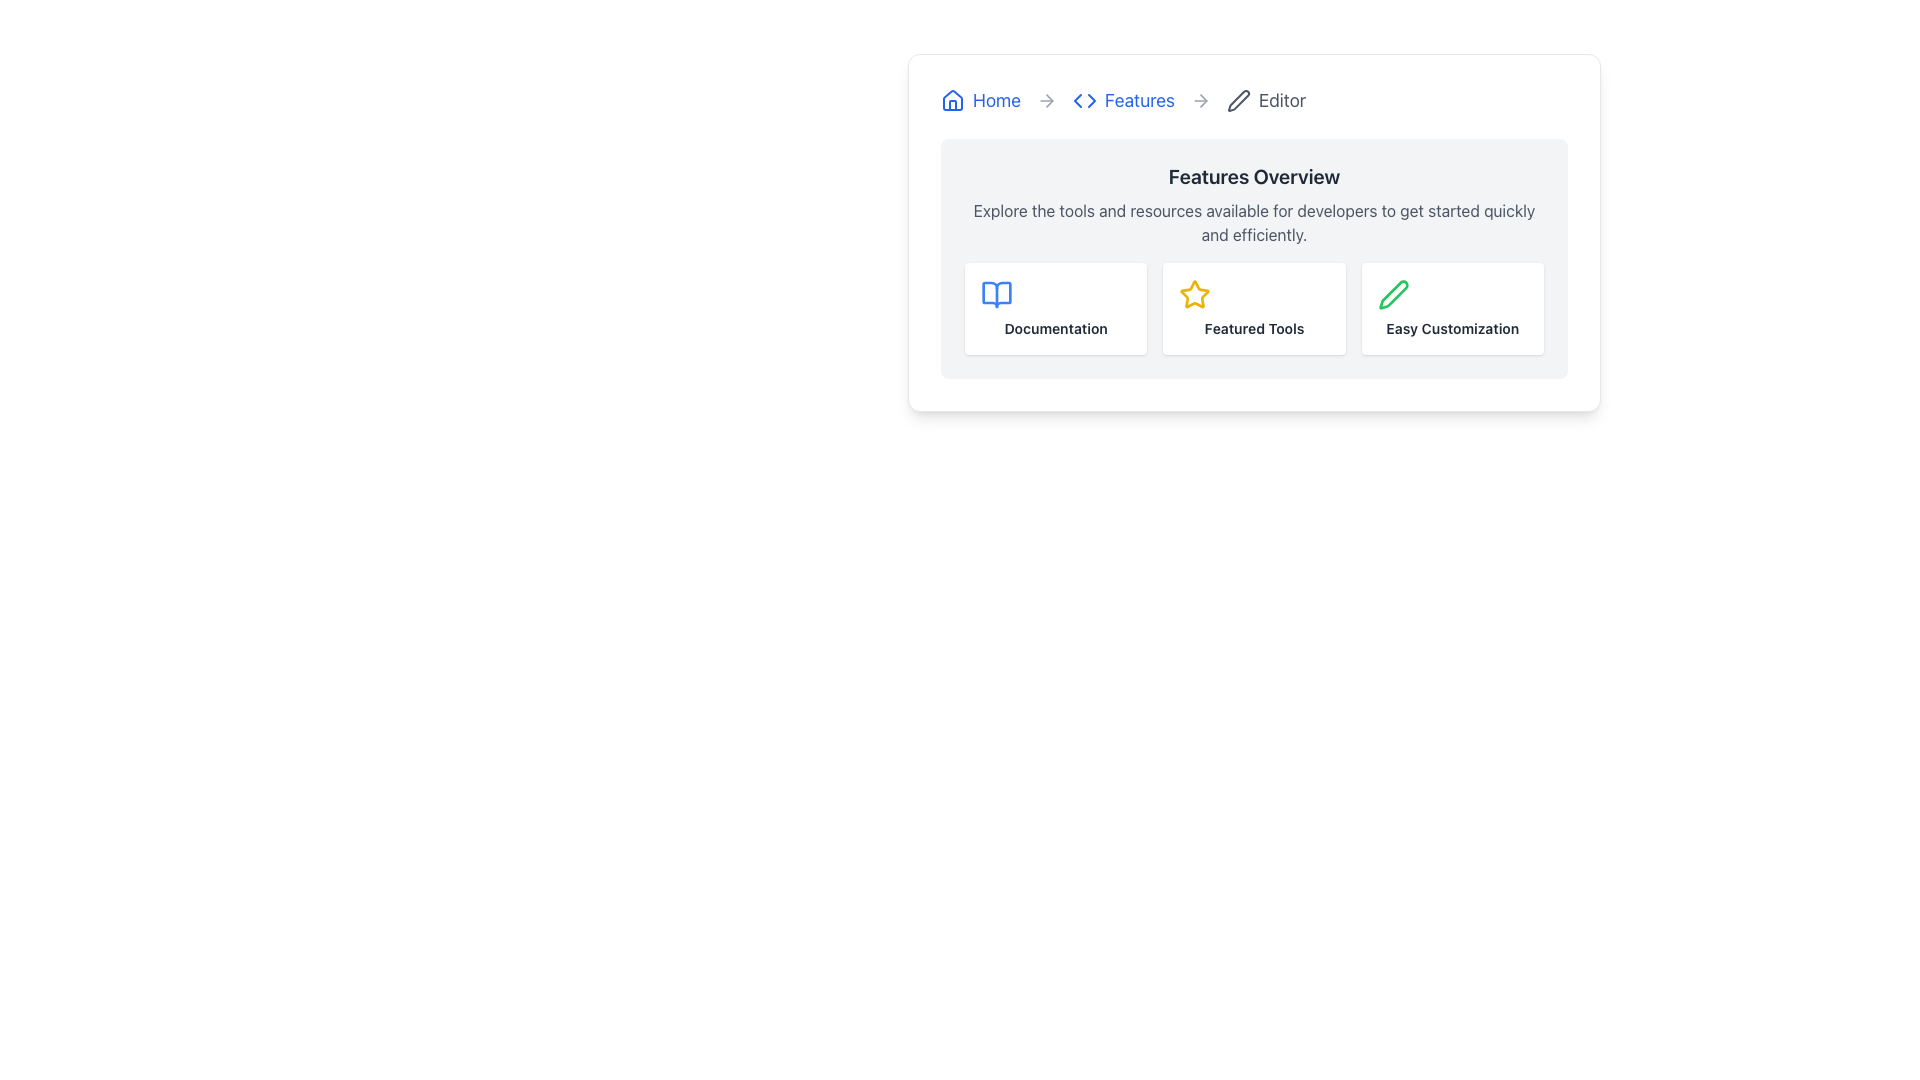 Image resolution: width=1920 pixels, height=1080 pixels. I want to click on the text 'Home' for copying, which is styled in blue and located in the top-left segment of the navigation bar, next to a house icon, so click(997, 100).